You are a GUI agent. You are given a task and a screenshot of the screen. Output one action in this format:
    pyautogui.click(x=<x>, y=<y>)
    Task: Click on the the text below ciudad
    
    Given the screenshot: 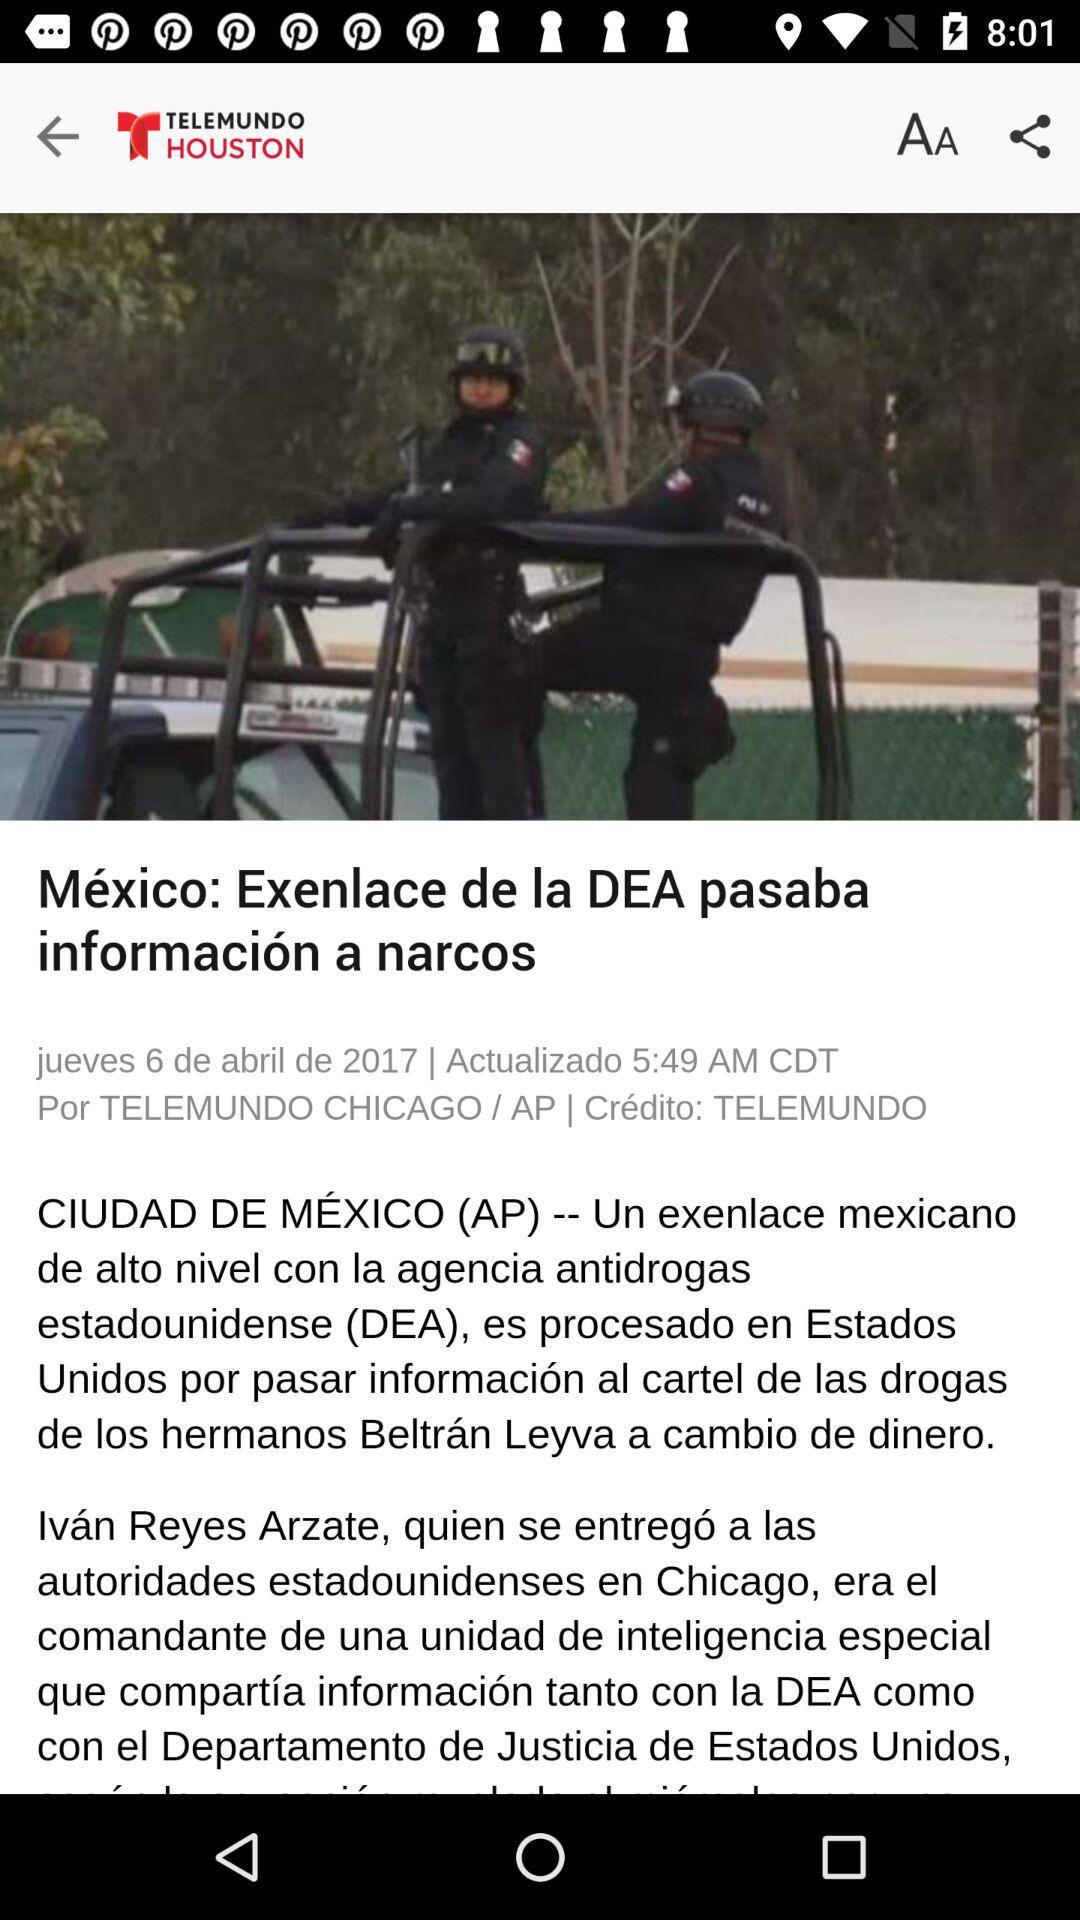 What is the action you would take?
    pyautogui.click(x=100, y=1261)
    